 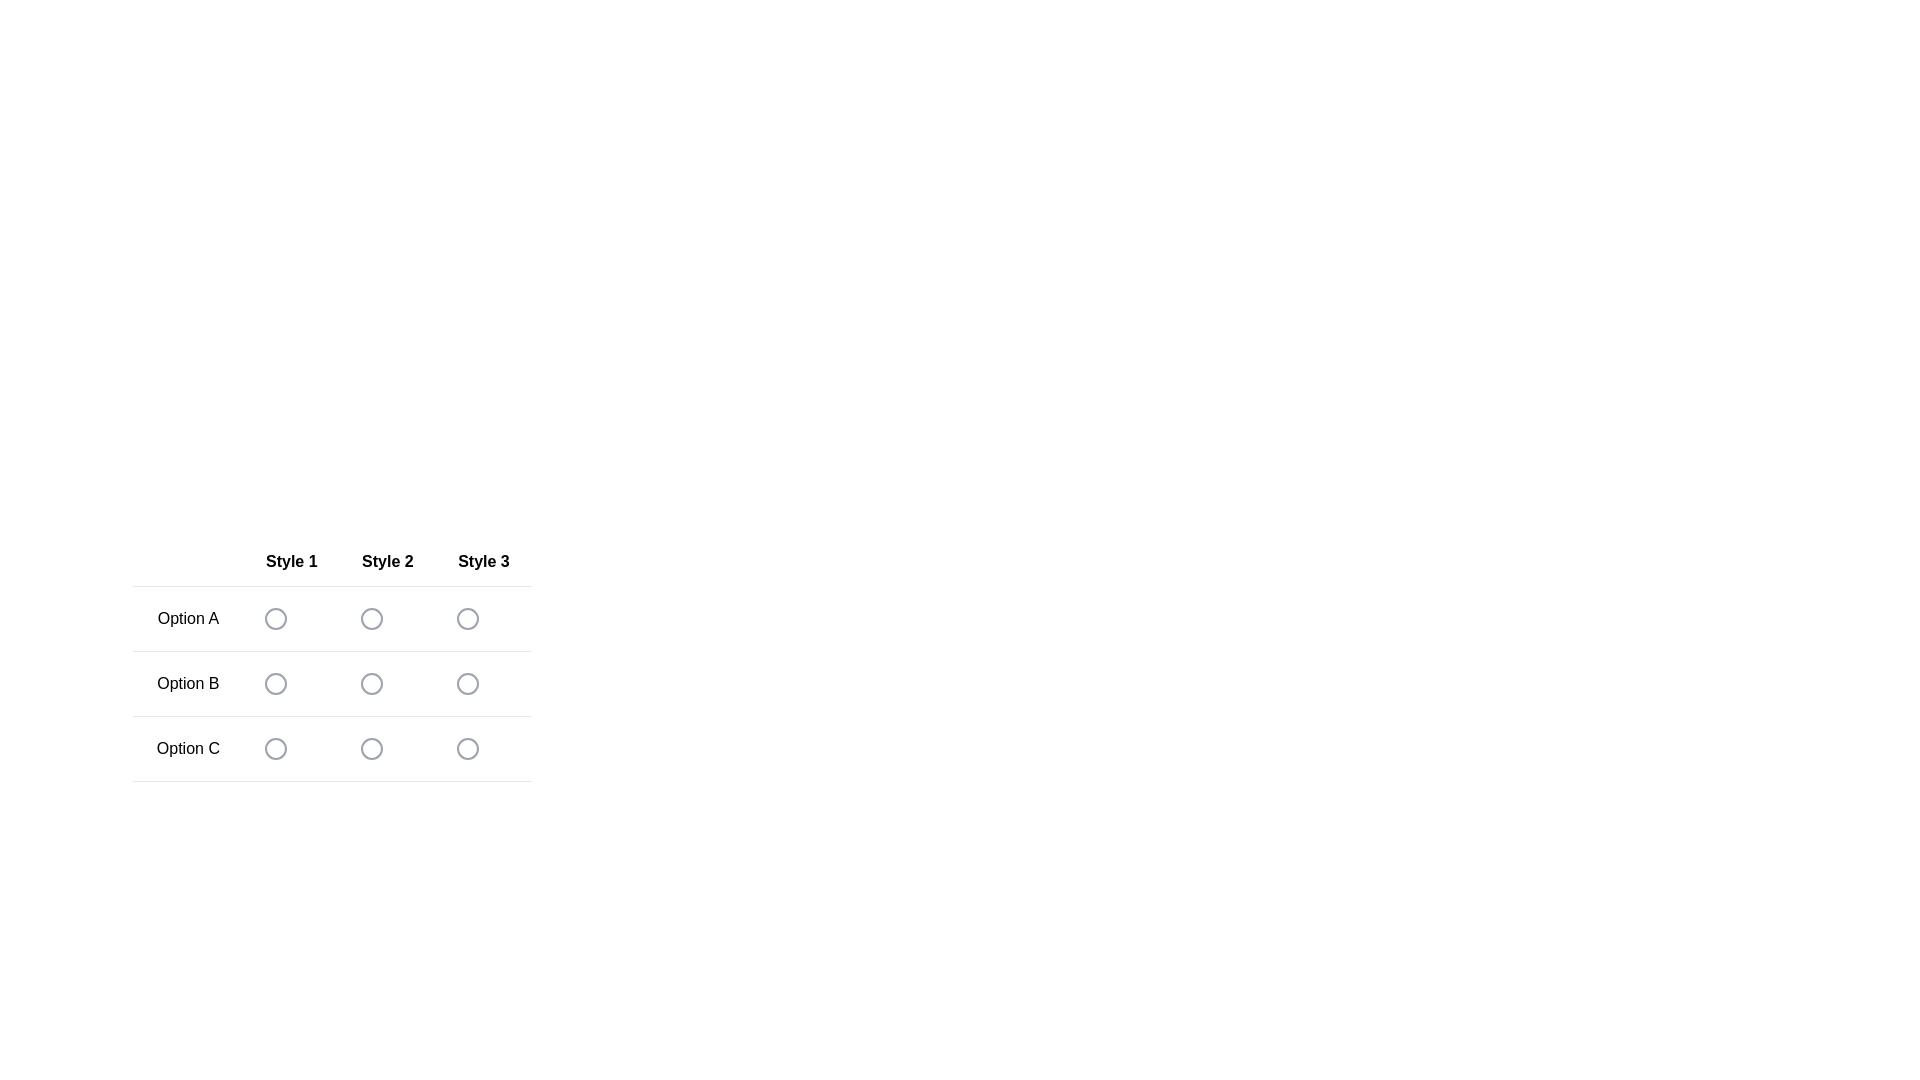 What do you see at coordinates (466, 617) in the screenshot?
I see `the center of the radio button marker for 'Option A'` at bounding box center [466, 617].